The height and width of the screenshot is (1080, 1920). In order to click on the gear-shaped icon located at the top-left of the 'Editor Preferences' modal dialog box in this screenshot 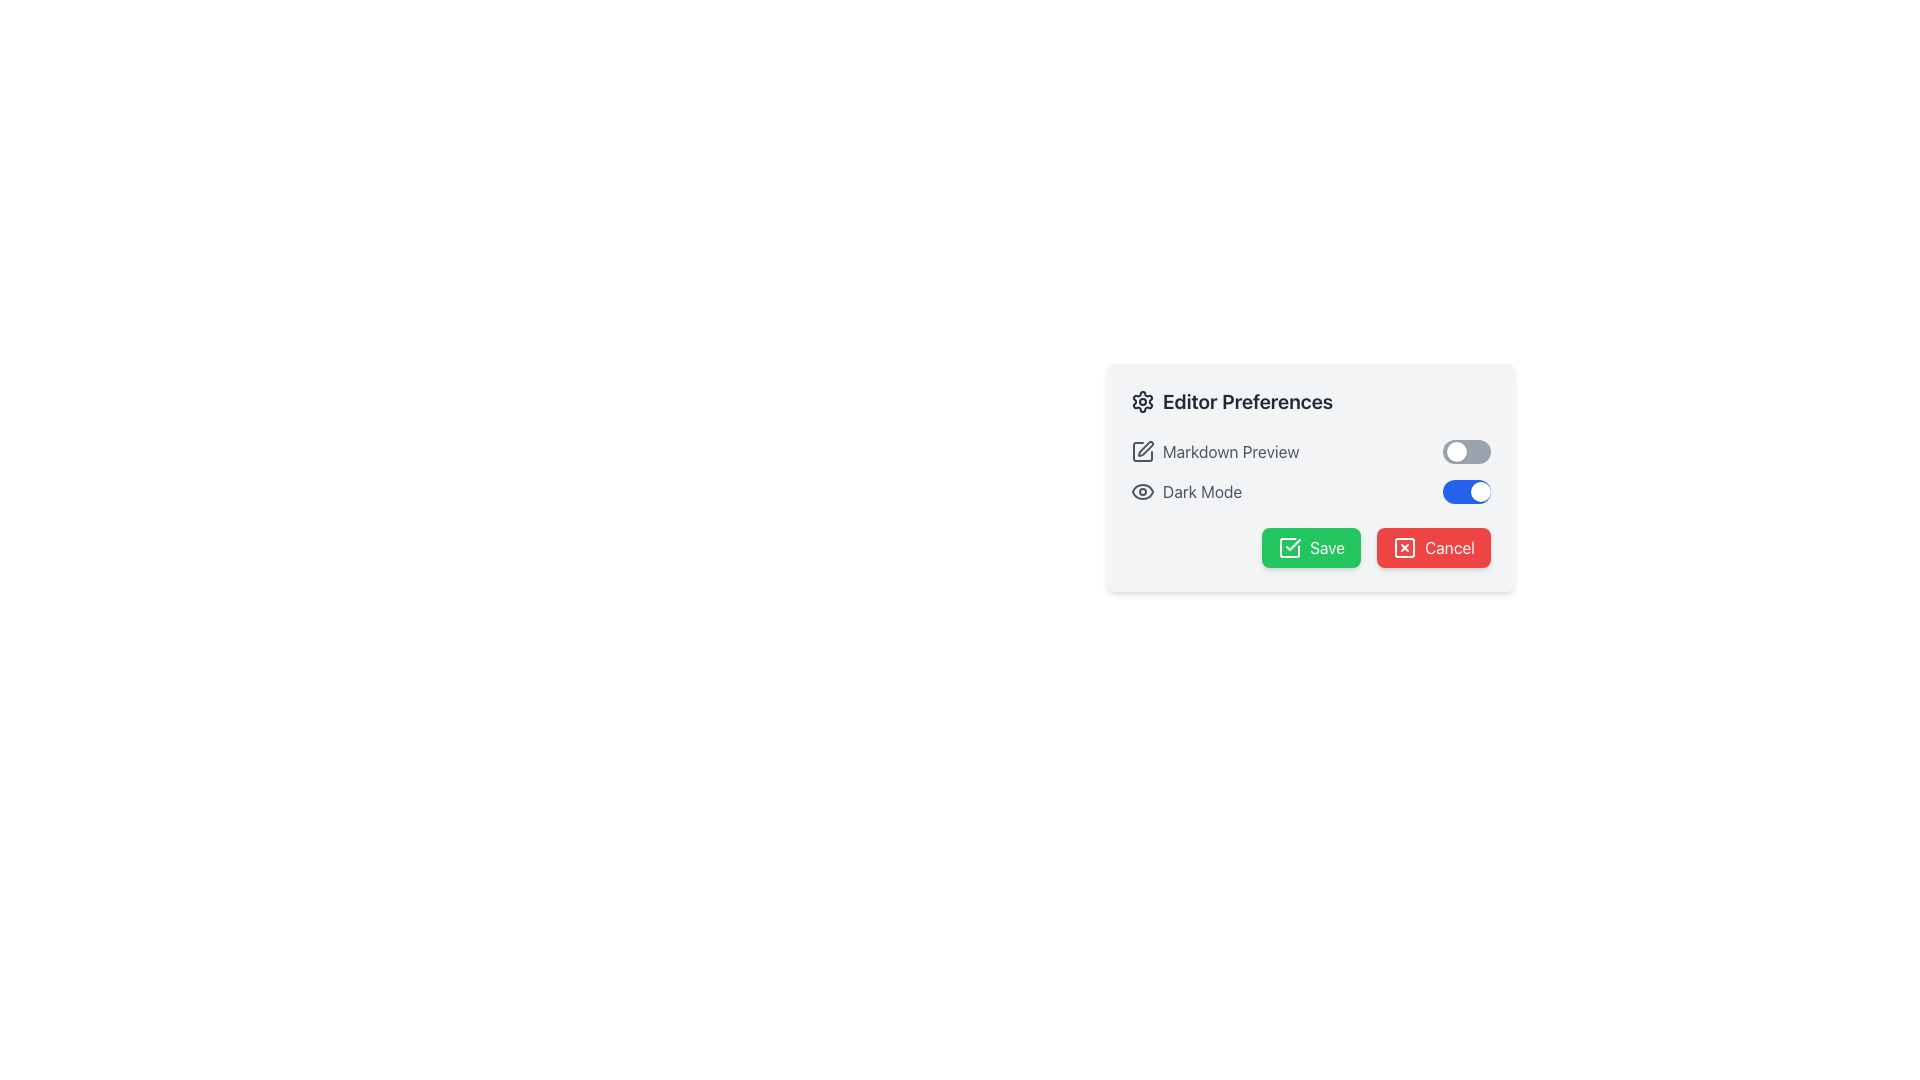, I will do `click(1142, 401)`.